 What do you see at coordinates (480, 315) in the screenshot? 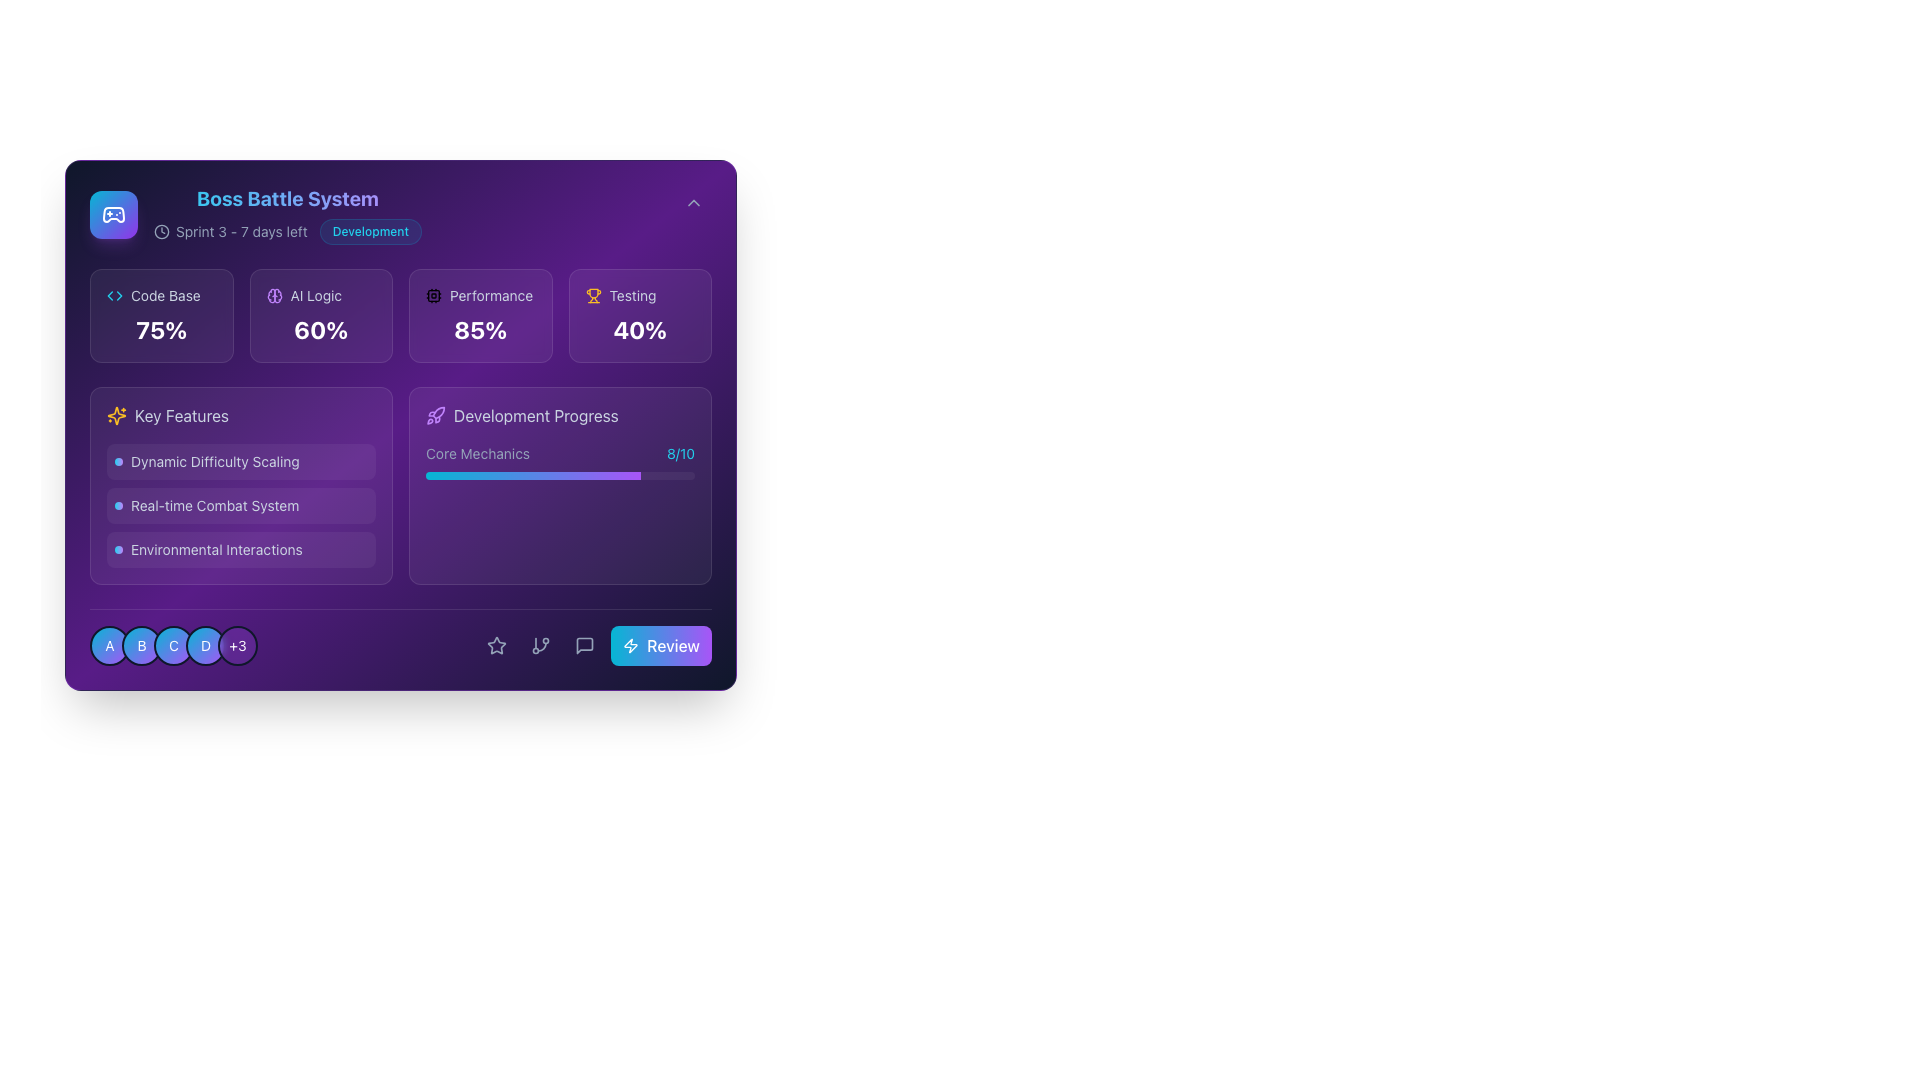
I see `displayed text on the 'Performance' metric card located in the top row of the grid layout, third from the left` at bounding box center [480, 315].